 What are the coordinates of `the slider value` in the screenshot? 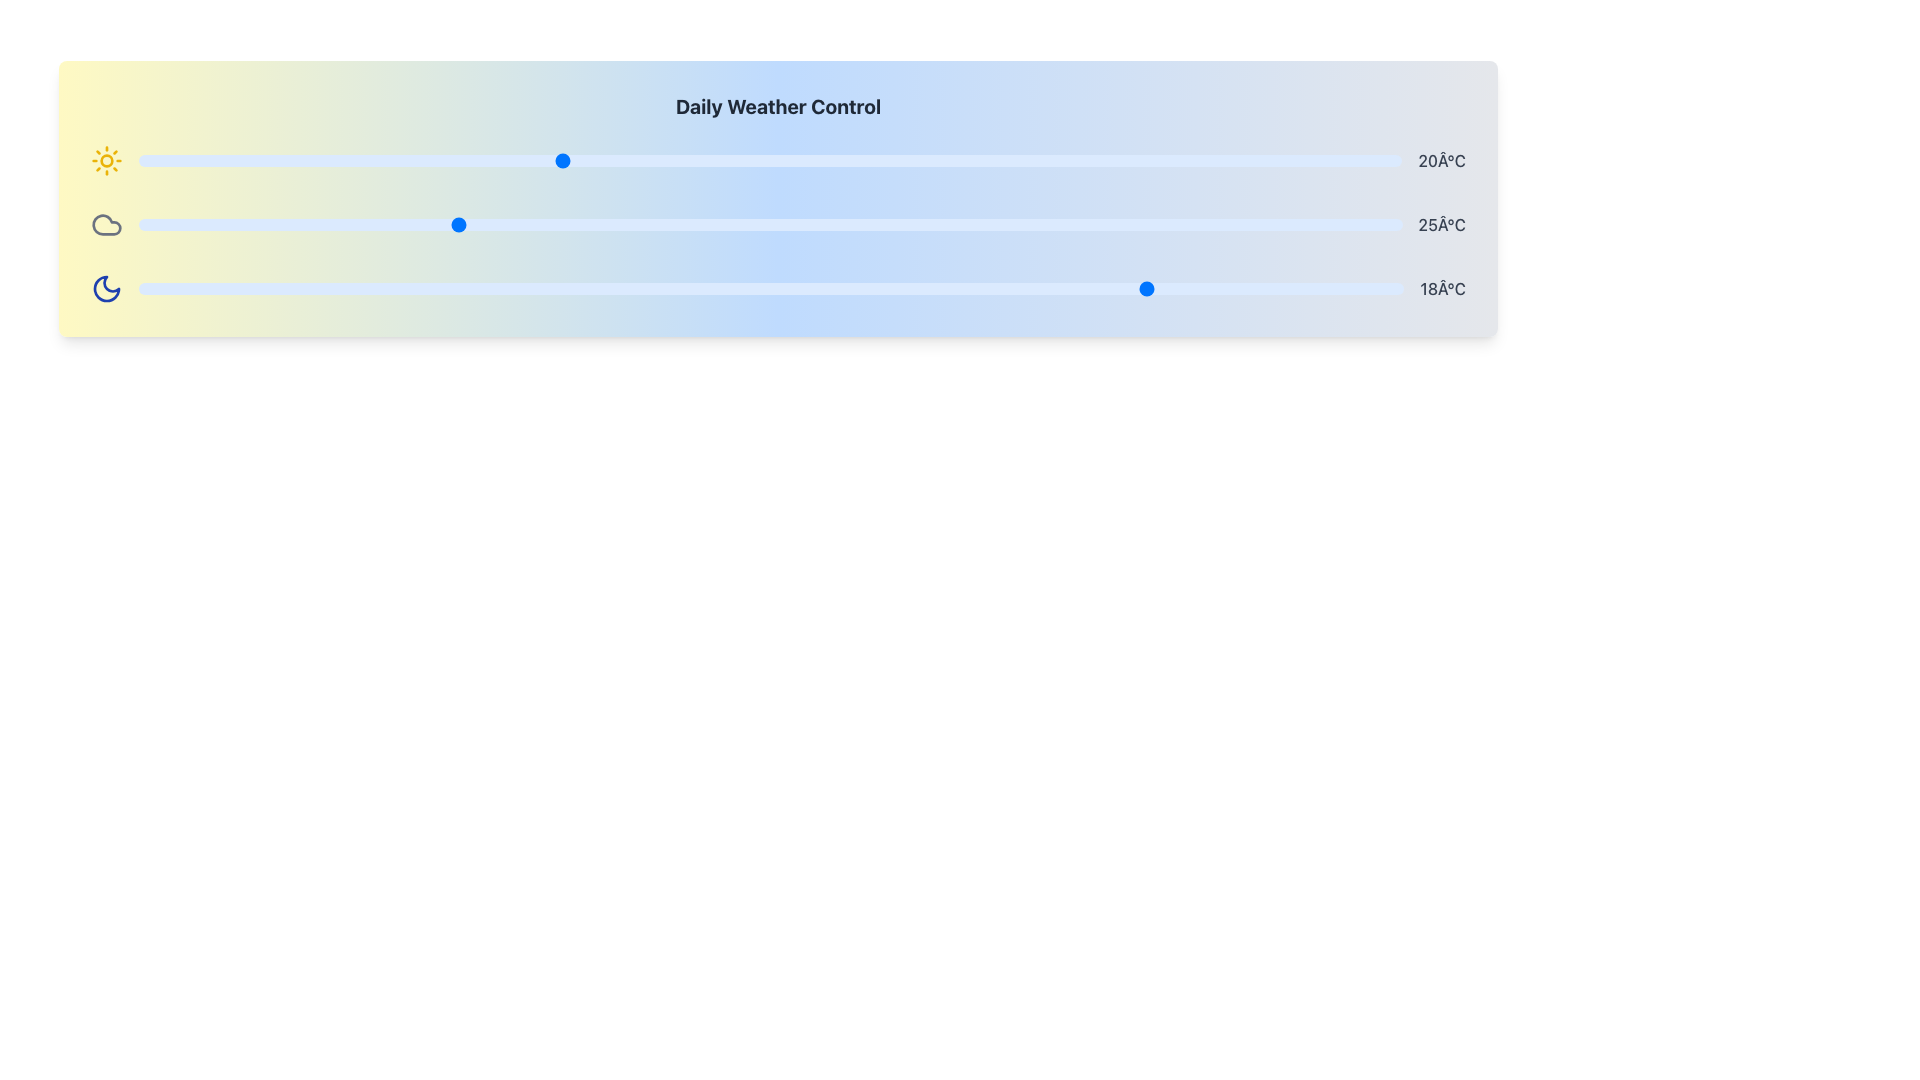 It's located at (202, 224).